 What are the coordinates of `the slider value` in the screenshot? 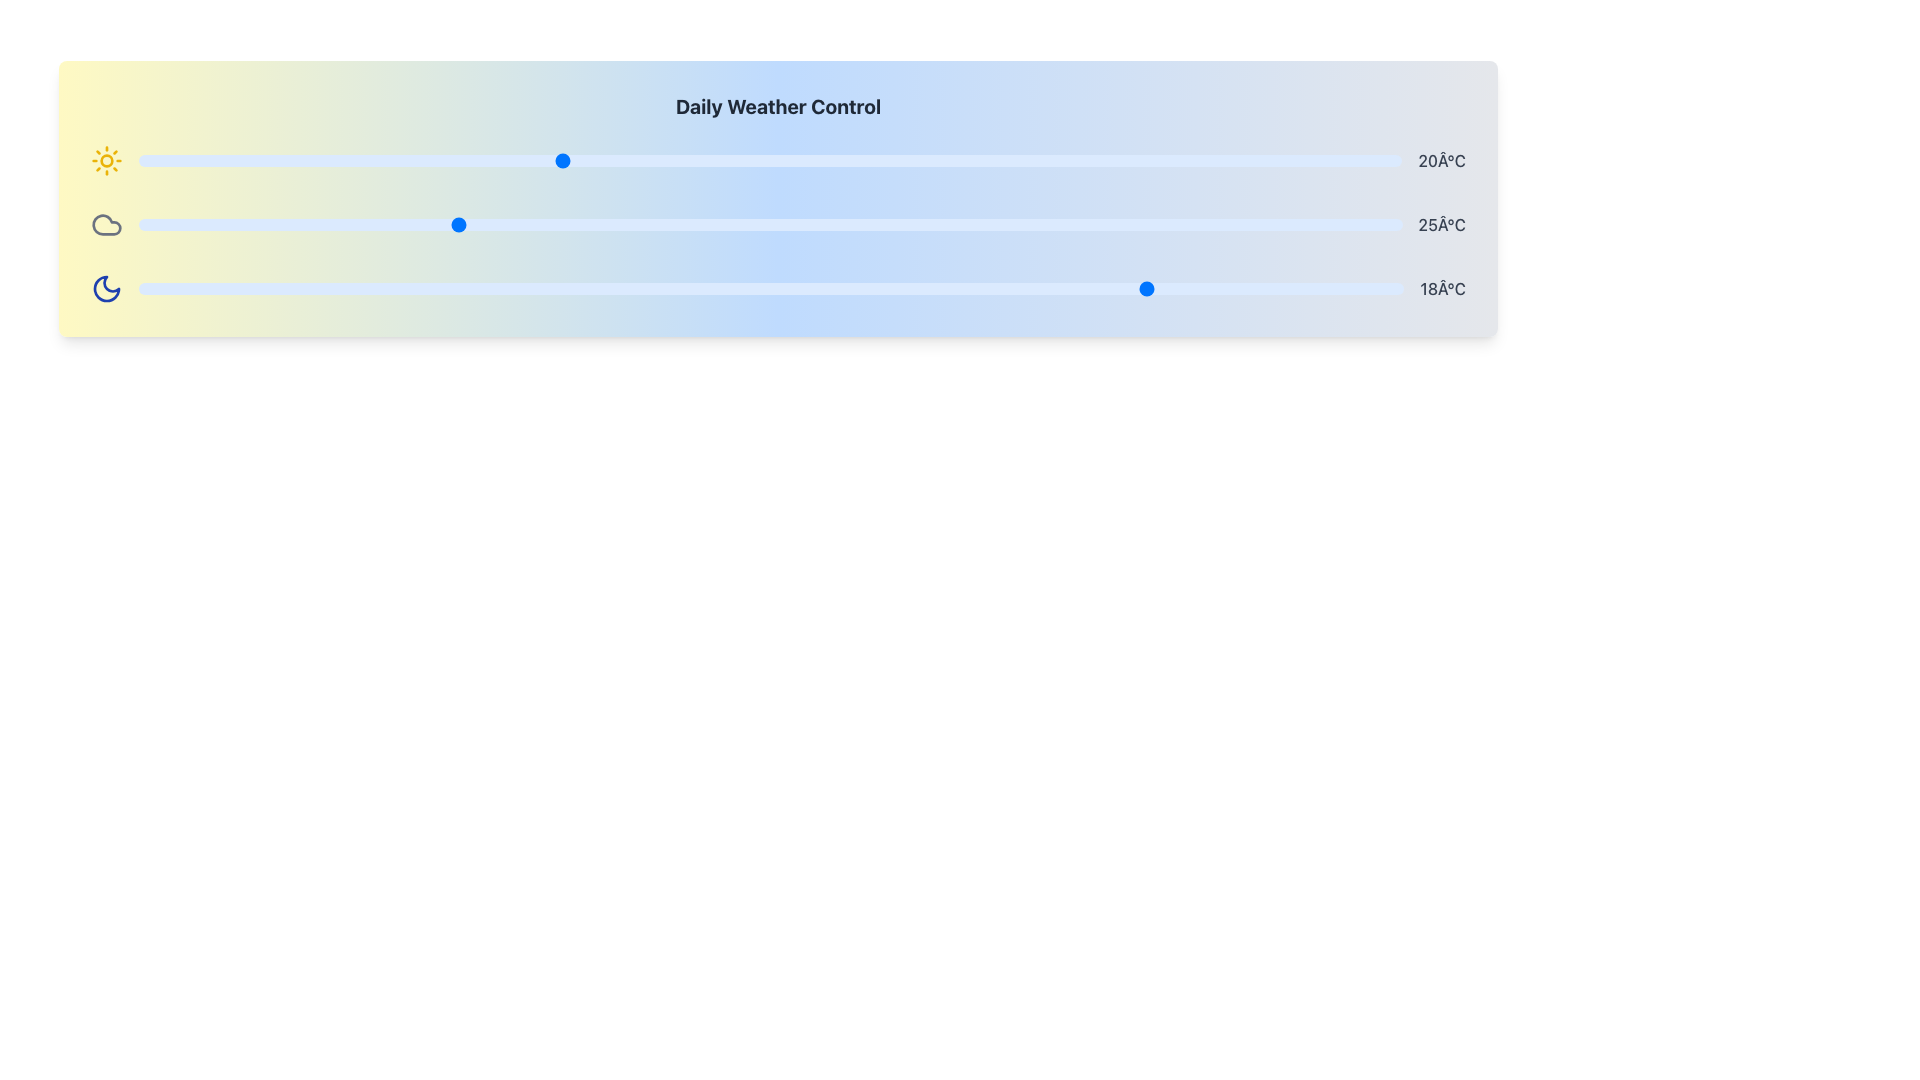 It's located at (202, 224).